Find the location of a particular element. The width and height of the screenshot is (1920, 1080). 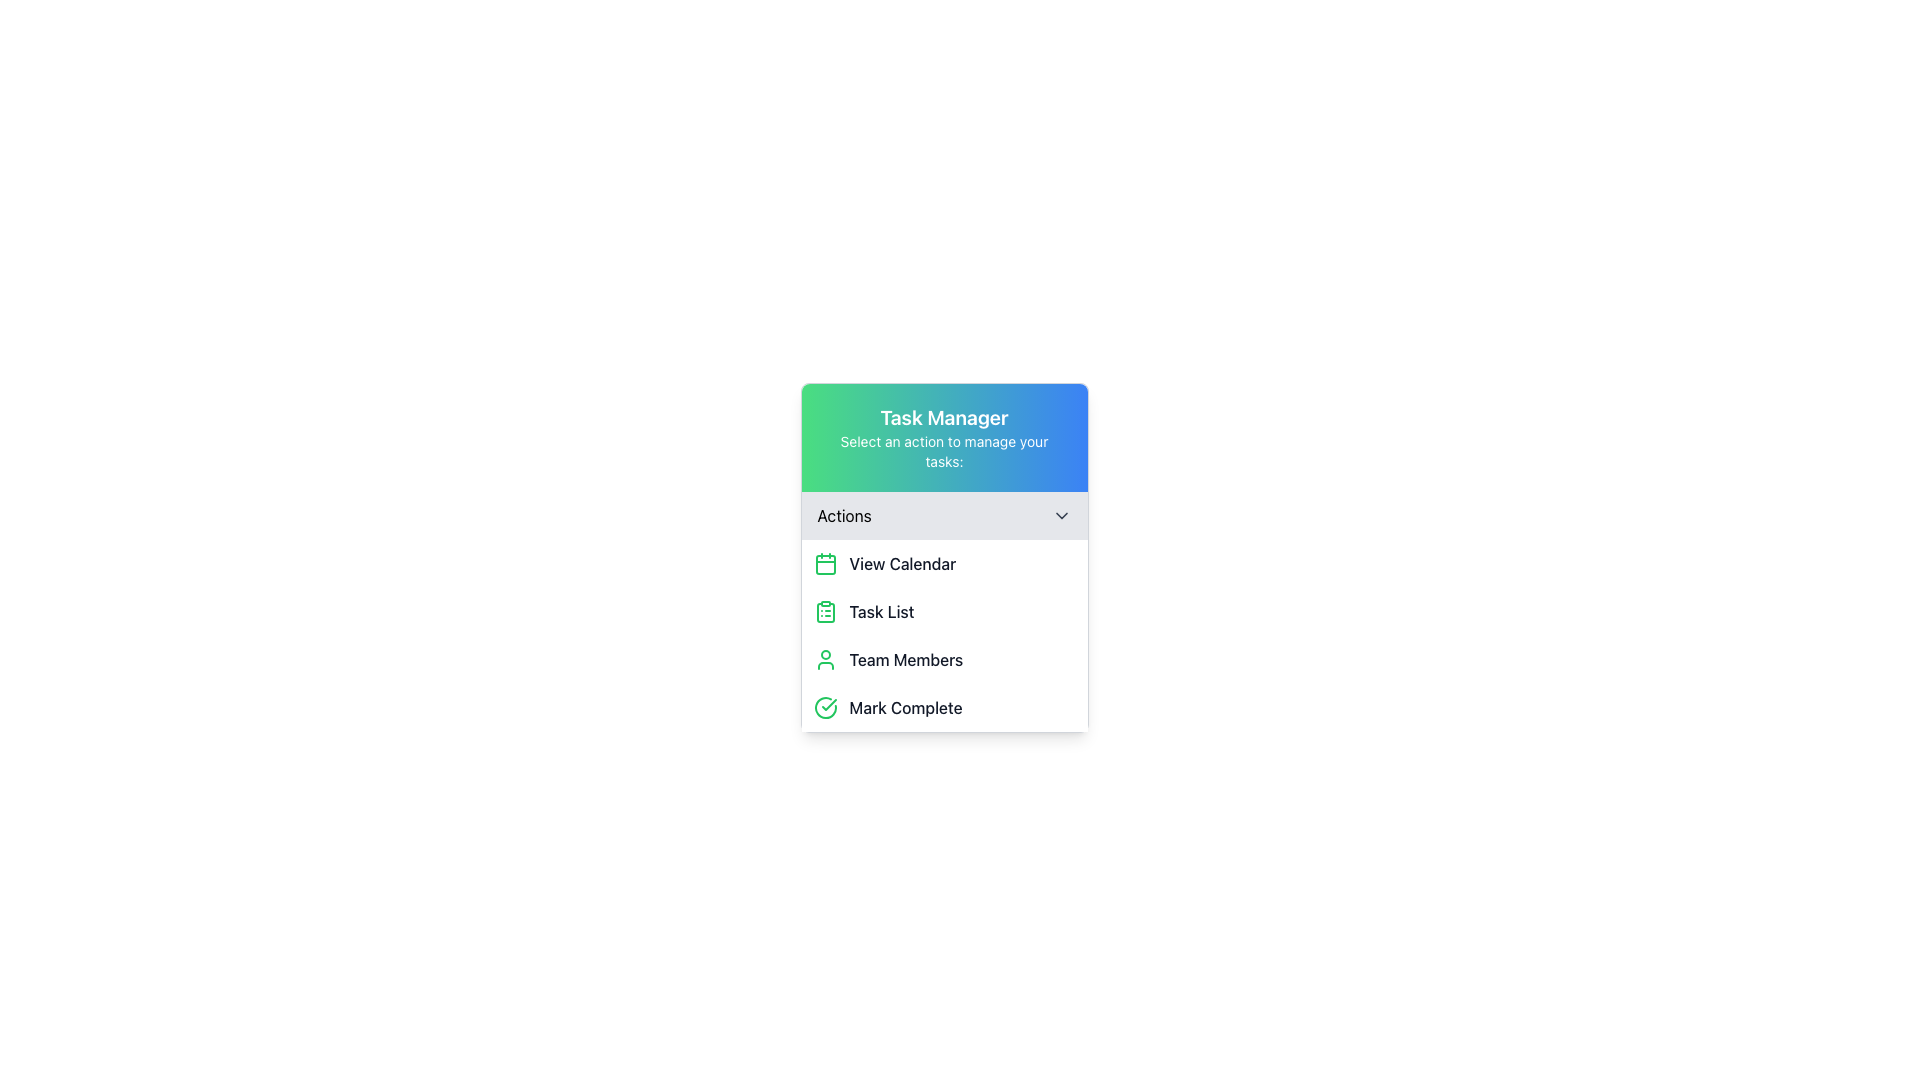

the label indicating the functionality of marking a task or item as complete, located at the bottom of the action menu next to a circular green checkmark icon is located at coordinates (905, 707).